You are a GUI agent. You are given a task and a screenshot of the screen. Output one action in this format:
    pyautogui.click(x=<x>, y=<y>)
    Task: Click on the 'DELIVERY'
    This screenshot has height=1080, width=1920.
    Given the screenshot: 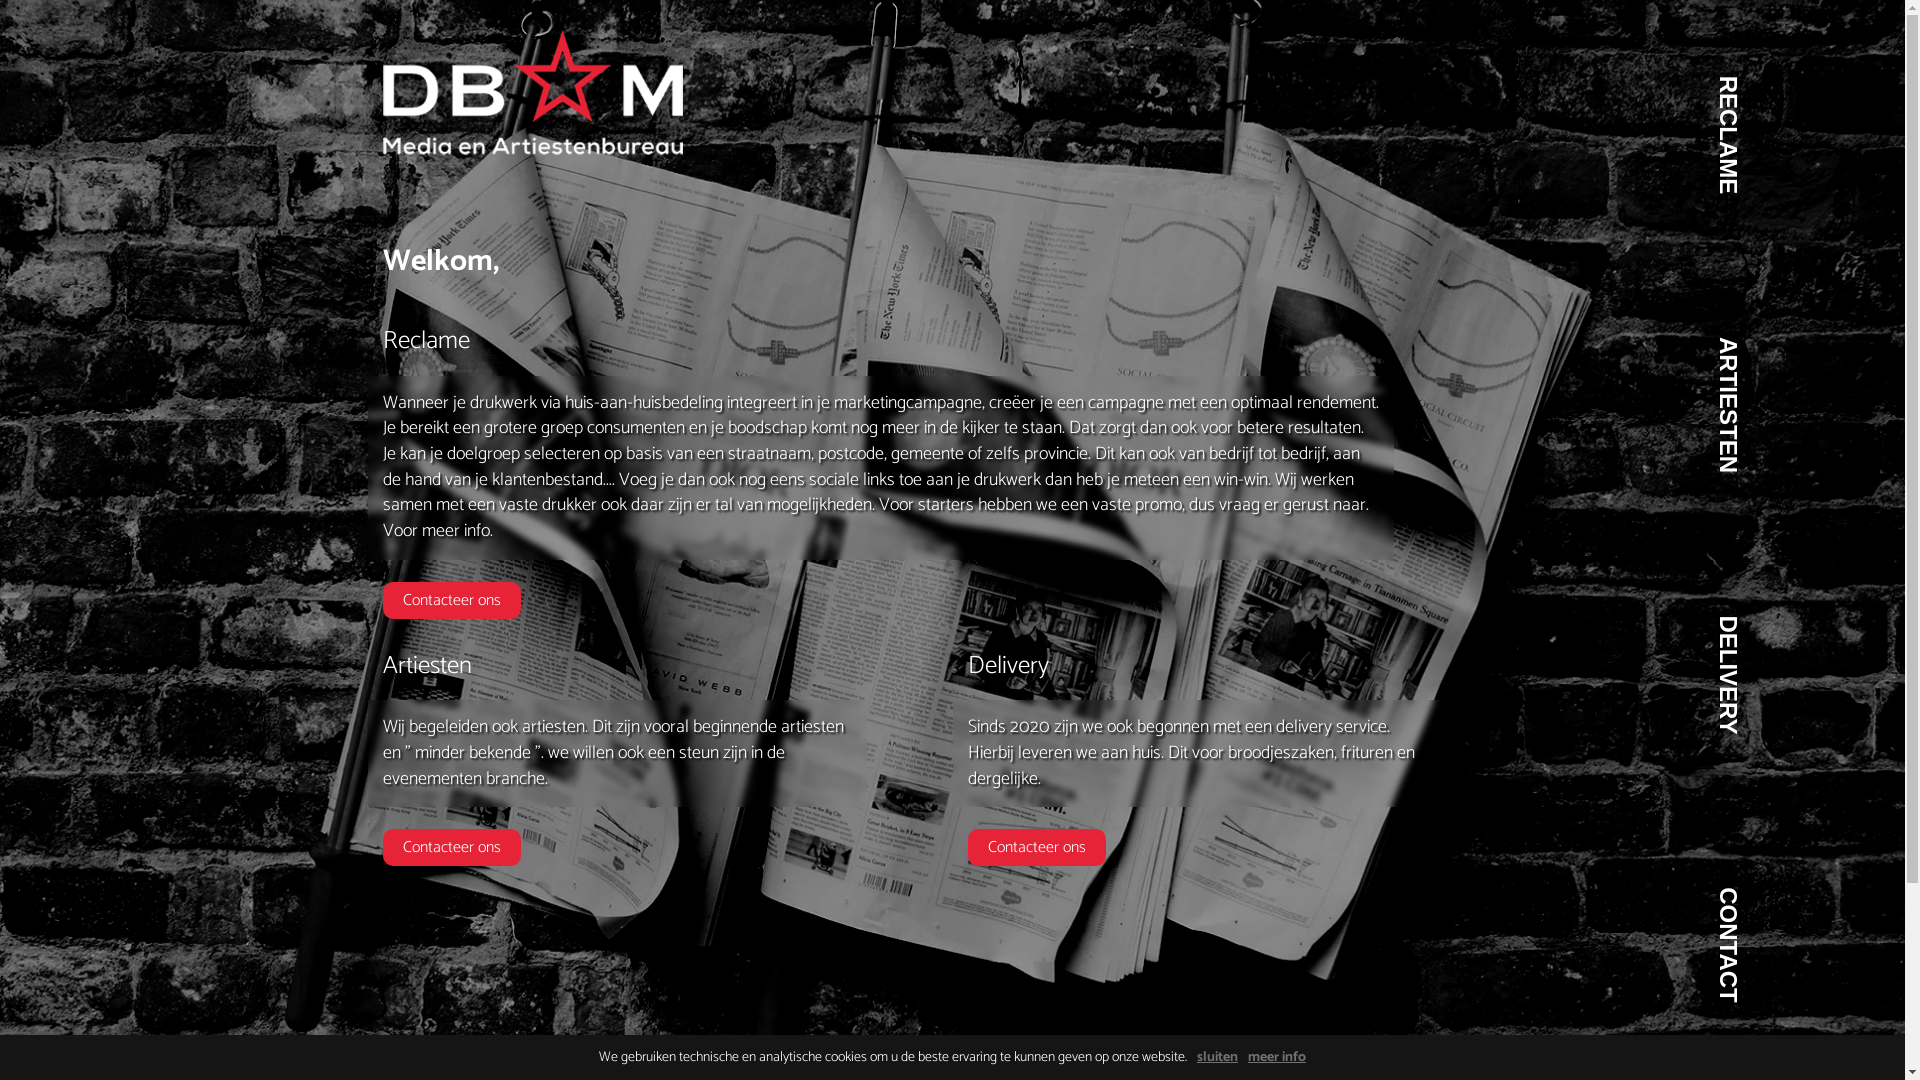 What is the action you would take?
    pyautogui.click(x=1769, y=632)
    